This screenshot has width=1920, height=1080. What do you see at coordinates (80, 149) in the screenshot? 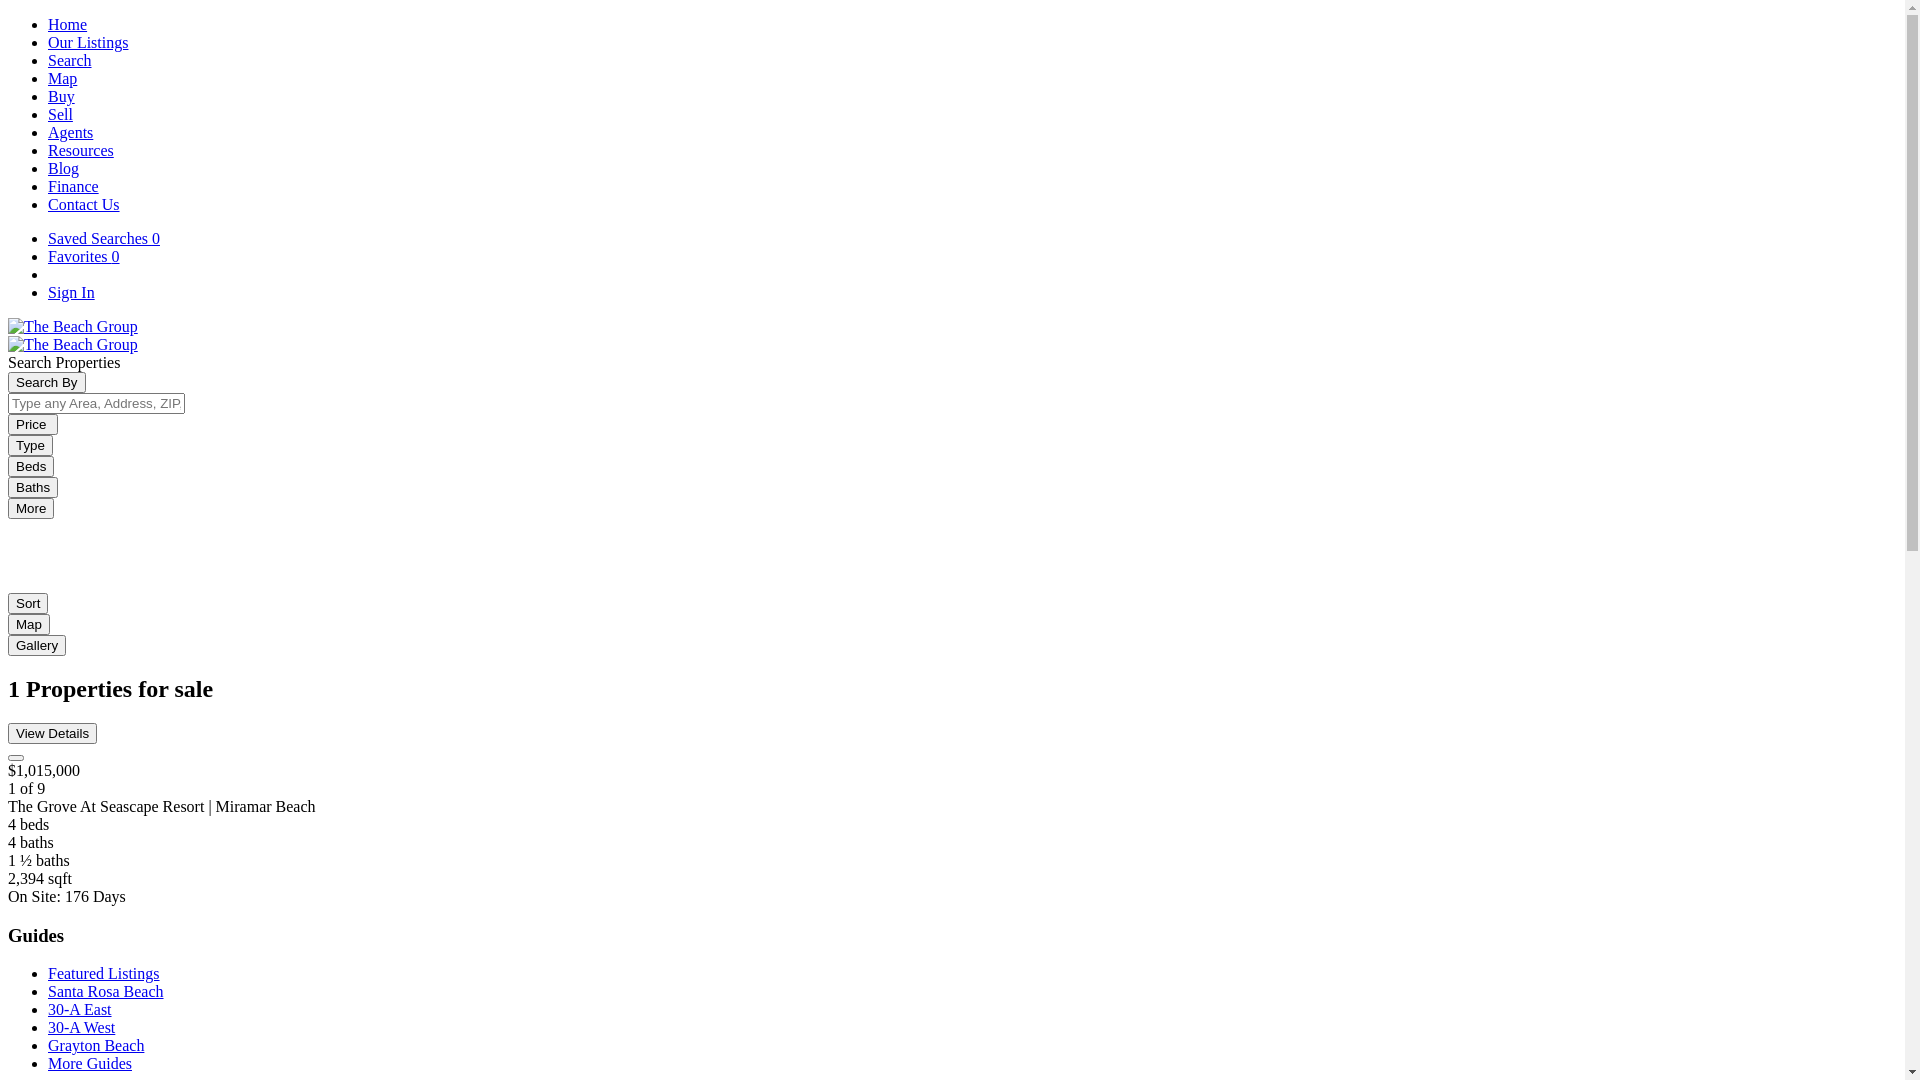
I see `'Resources'` at bounding box center [80, 149].